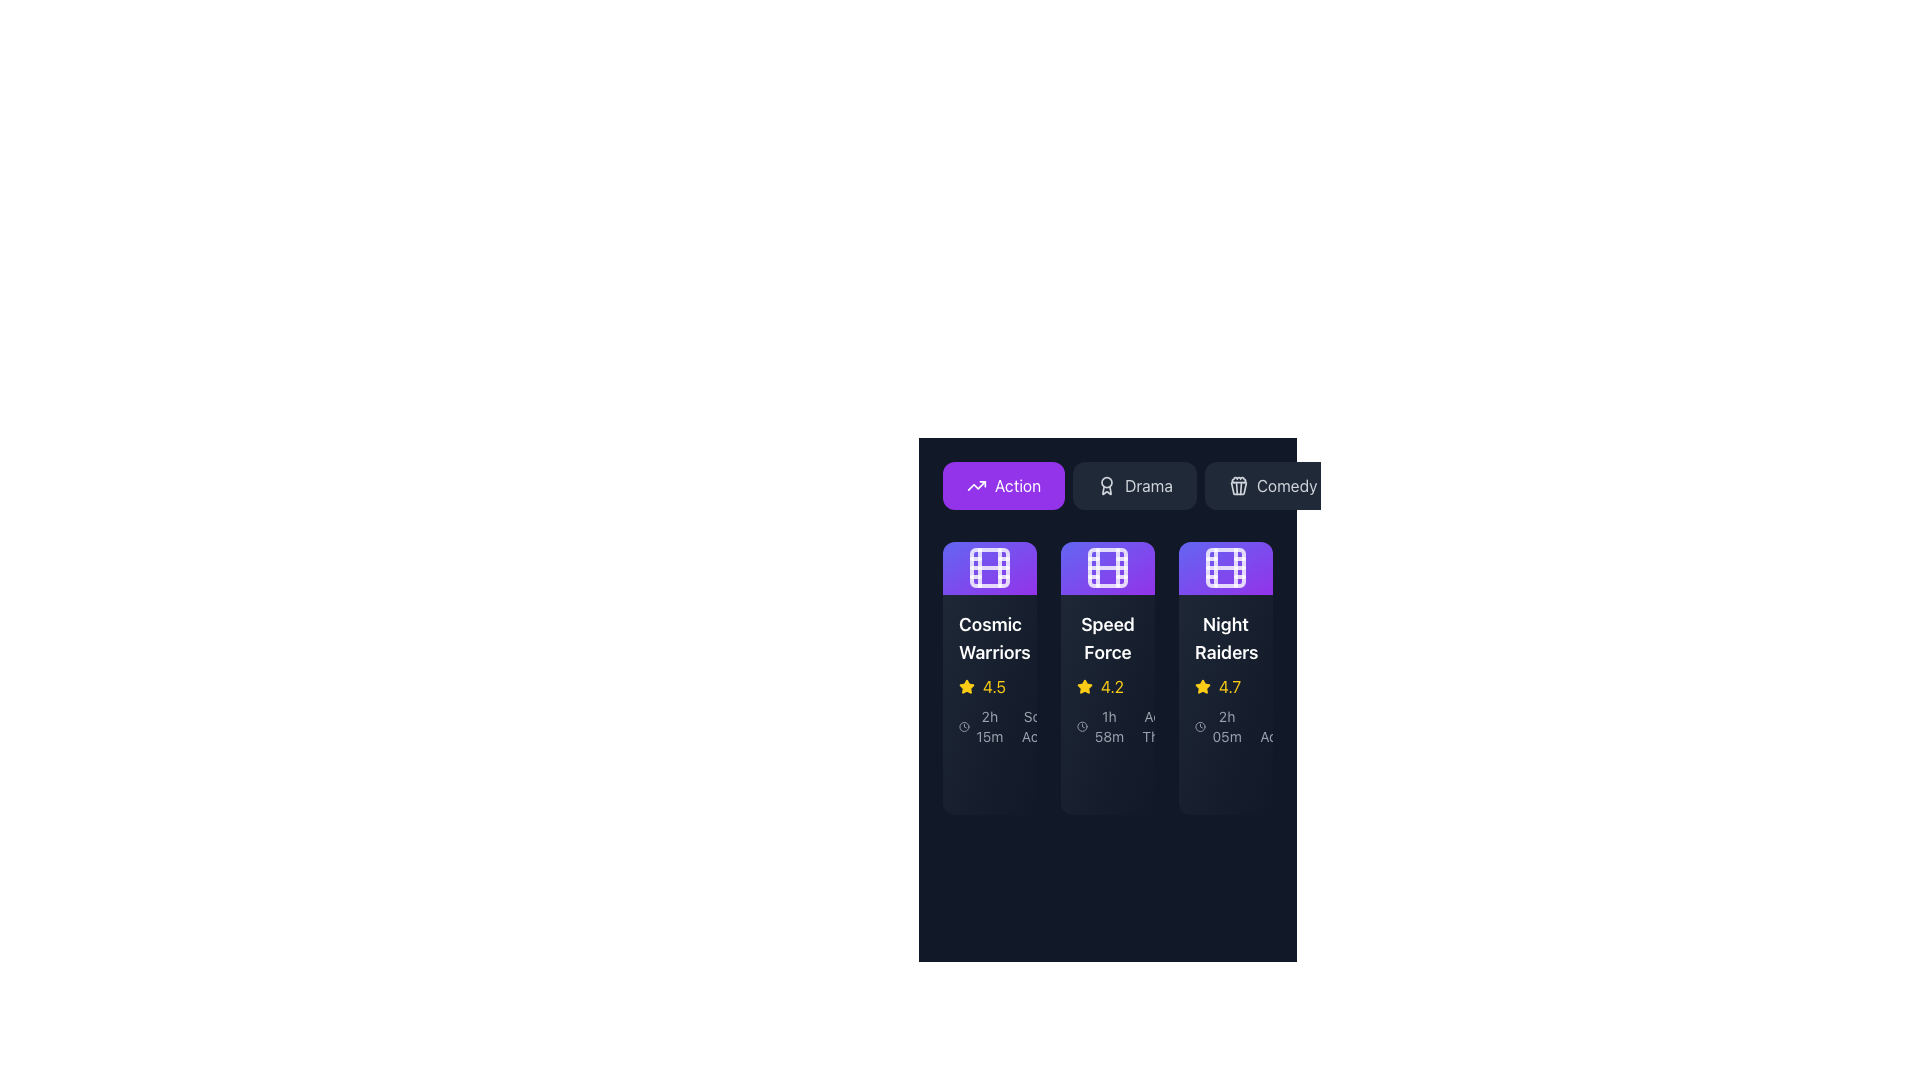 This screenshot has height=1080, width=1920. I want to click on the Decorative media thumbnail or icon, which is the first item in the row beneath the 'Action', 'Drama', and 'Comedy' tabs, part of the 'Cosmic Warriors' card, so click(989, 567).